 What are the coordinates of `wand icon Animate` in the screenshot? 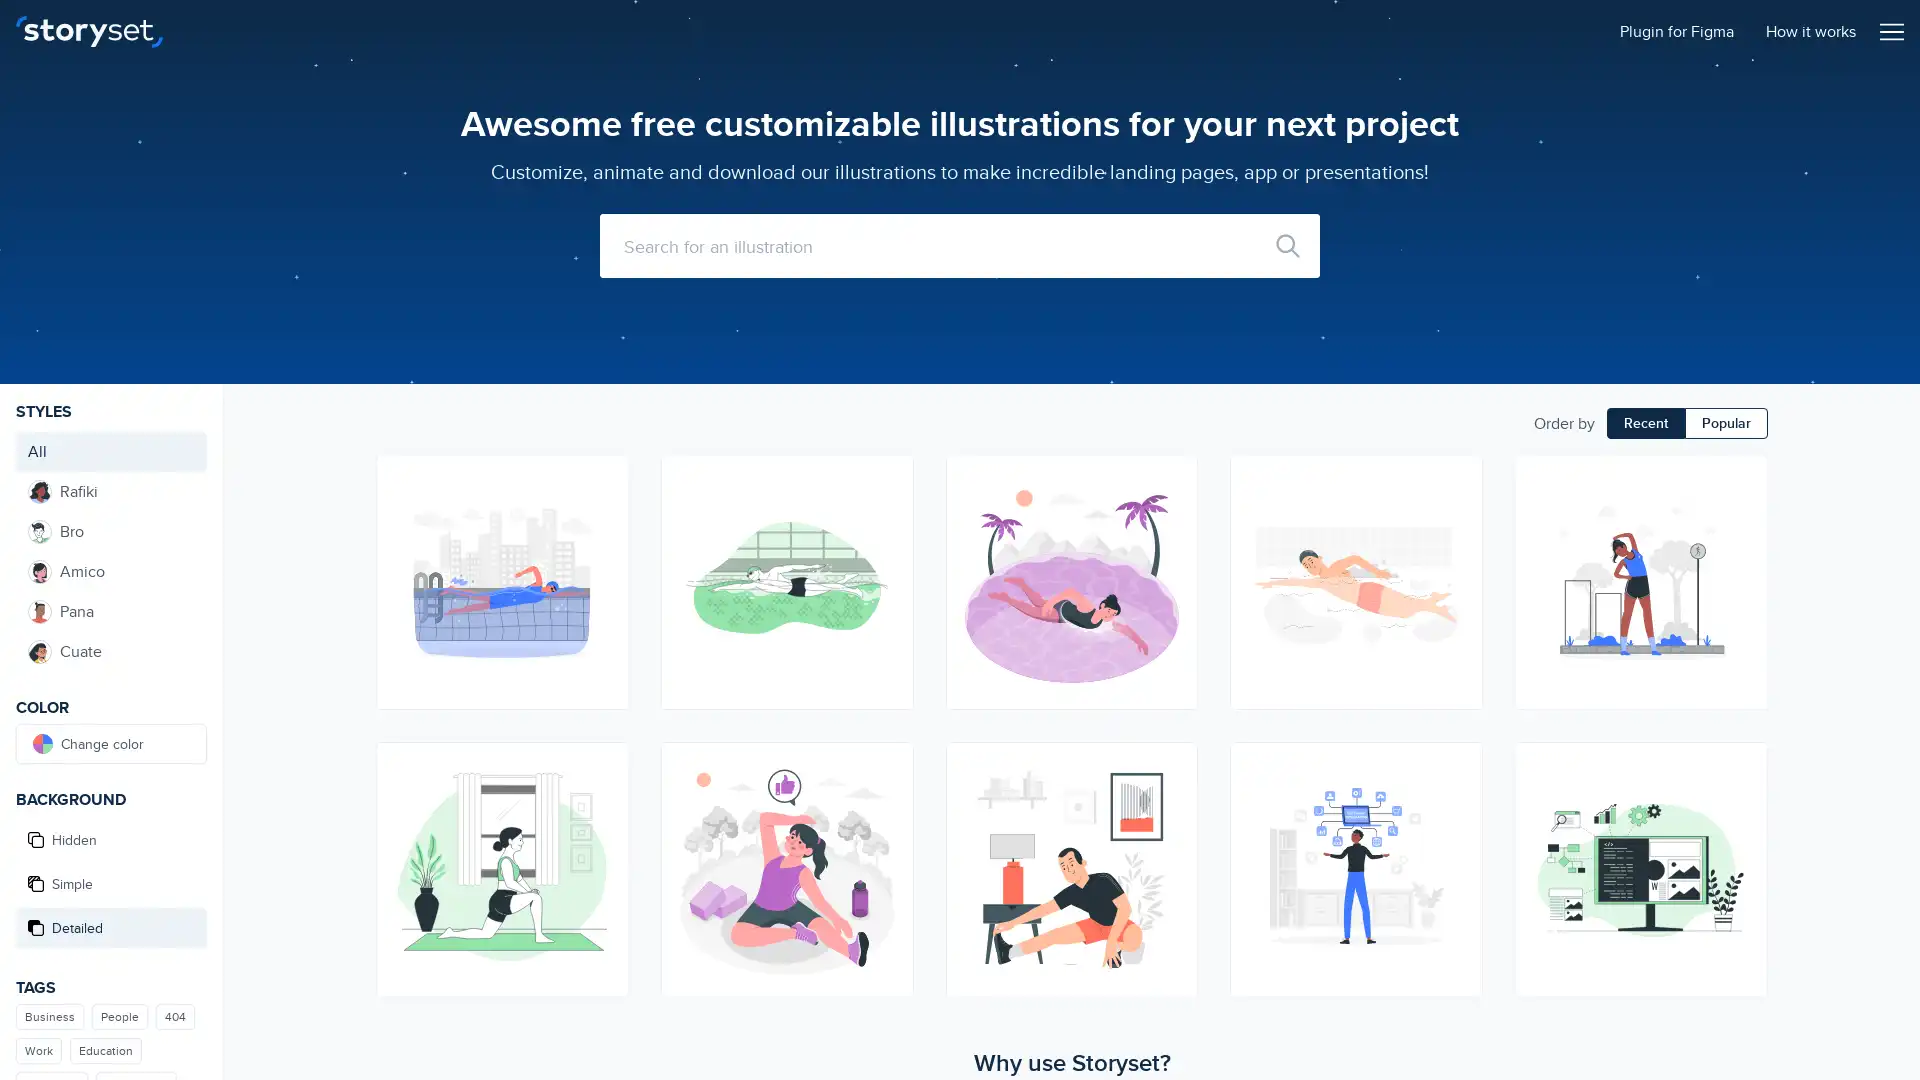 It's located at (1458, 765).